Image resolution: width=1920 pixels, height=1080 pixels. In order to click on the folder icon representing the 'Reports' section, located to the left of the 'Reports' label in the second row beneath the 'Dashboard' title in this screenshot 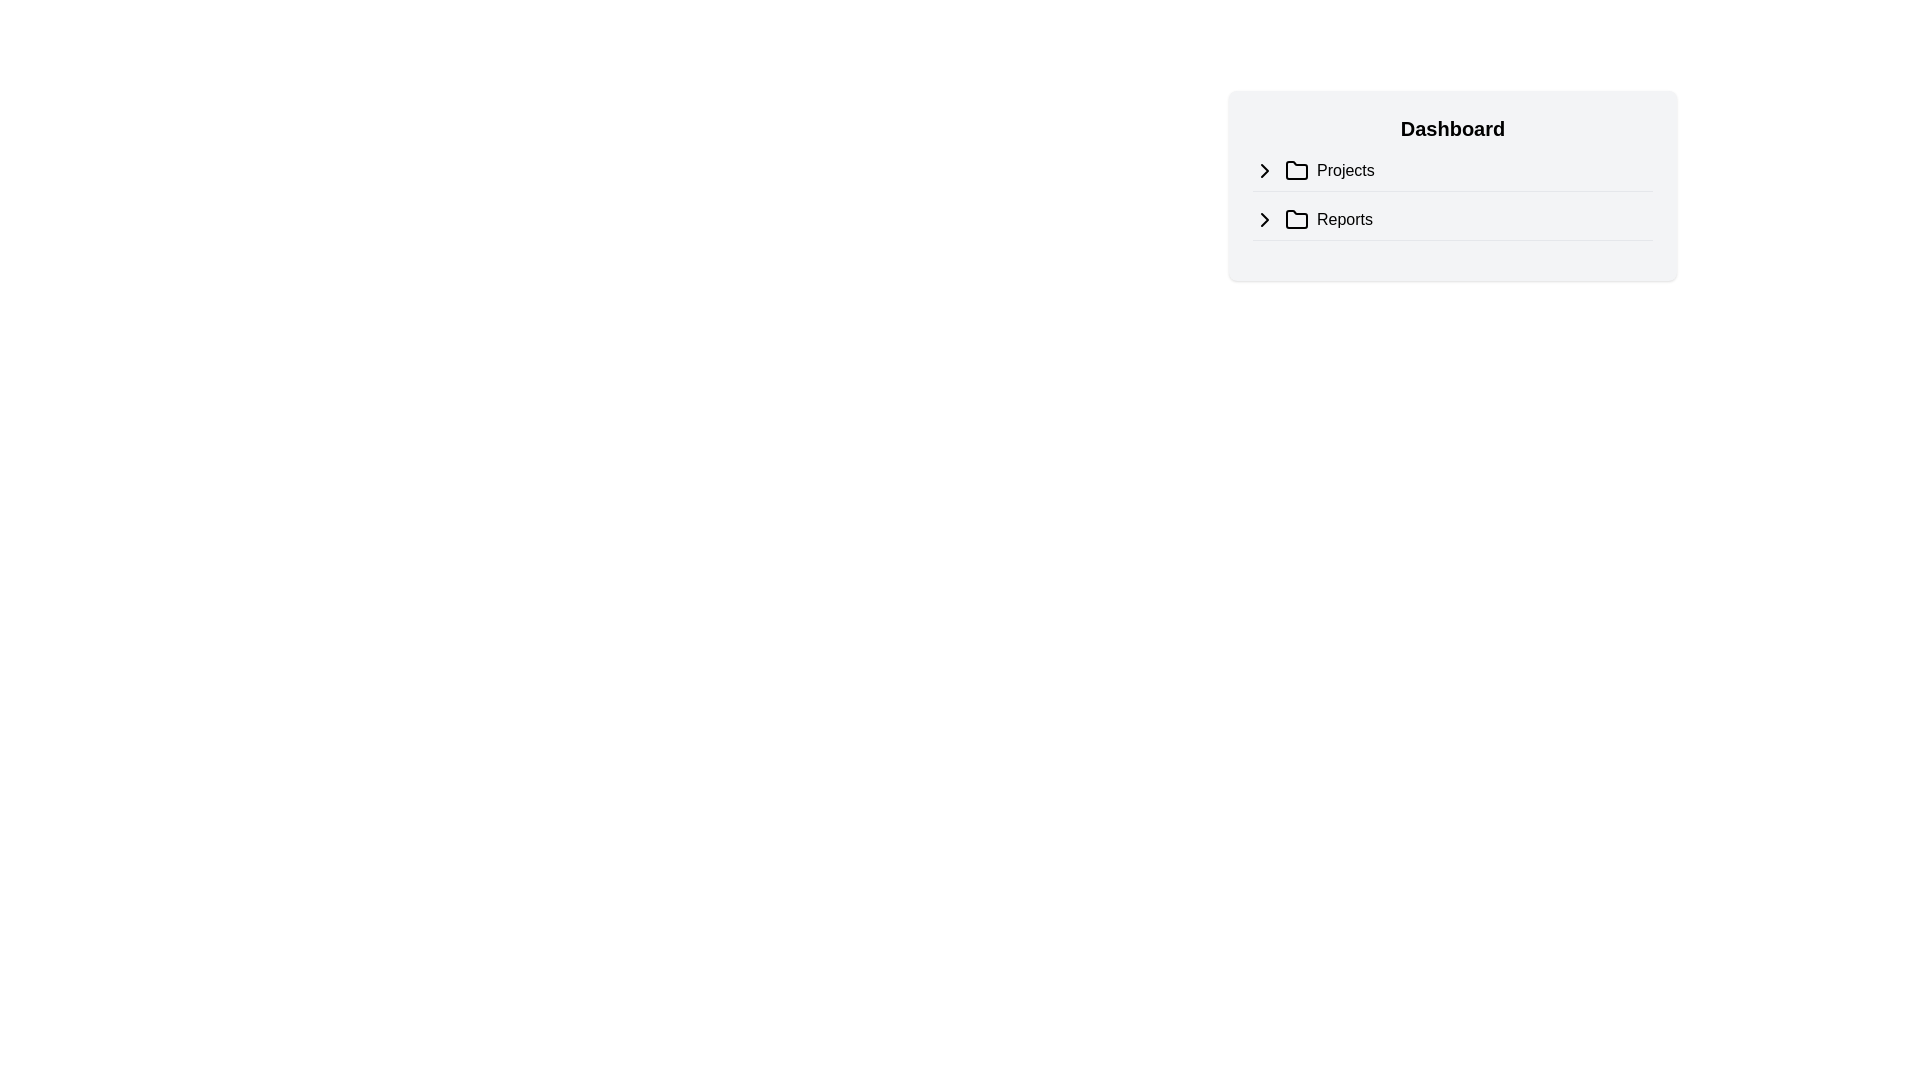, I will do `click(1296, 219)`.